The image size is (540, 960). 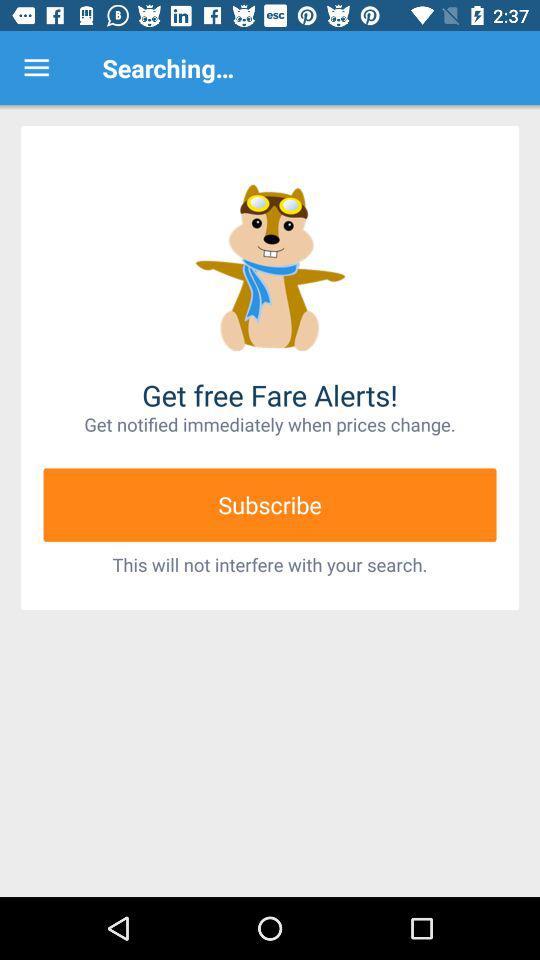 What do you see at coordinates (270, 504) in the screenshot?
I see `subscribe icon` at bounding box center [270, 504].